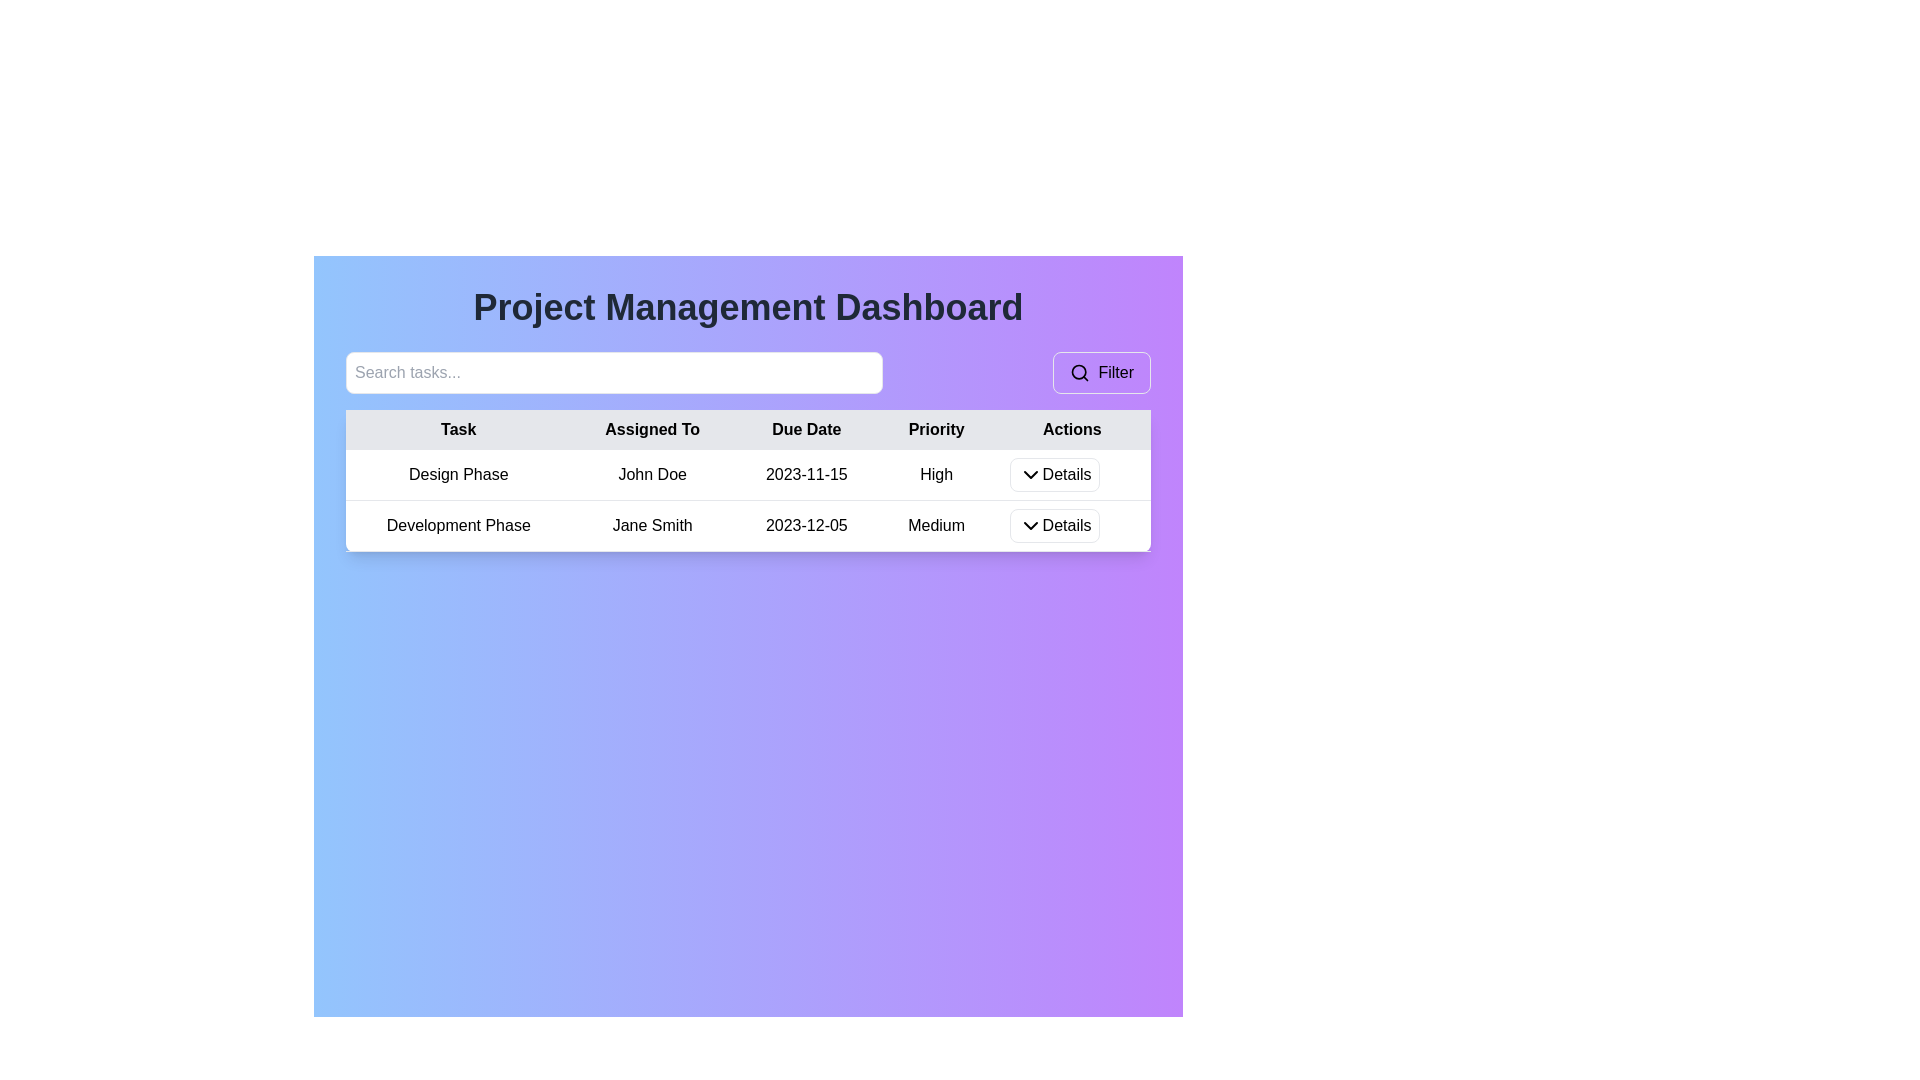 The height and width of the screenshot is (1080, 1920). Describe the element at coordinates (1054, 474) in the screenshot. I see `the toggle button in the 'Actions' column of the first row of the table` at that location.